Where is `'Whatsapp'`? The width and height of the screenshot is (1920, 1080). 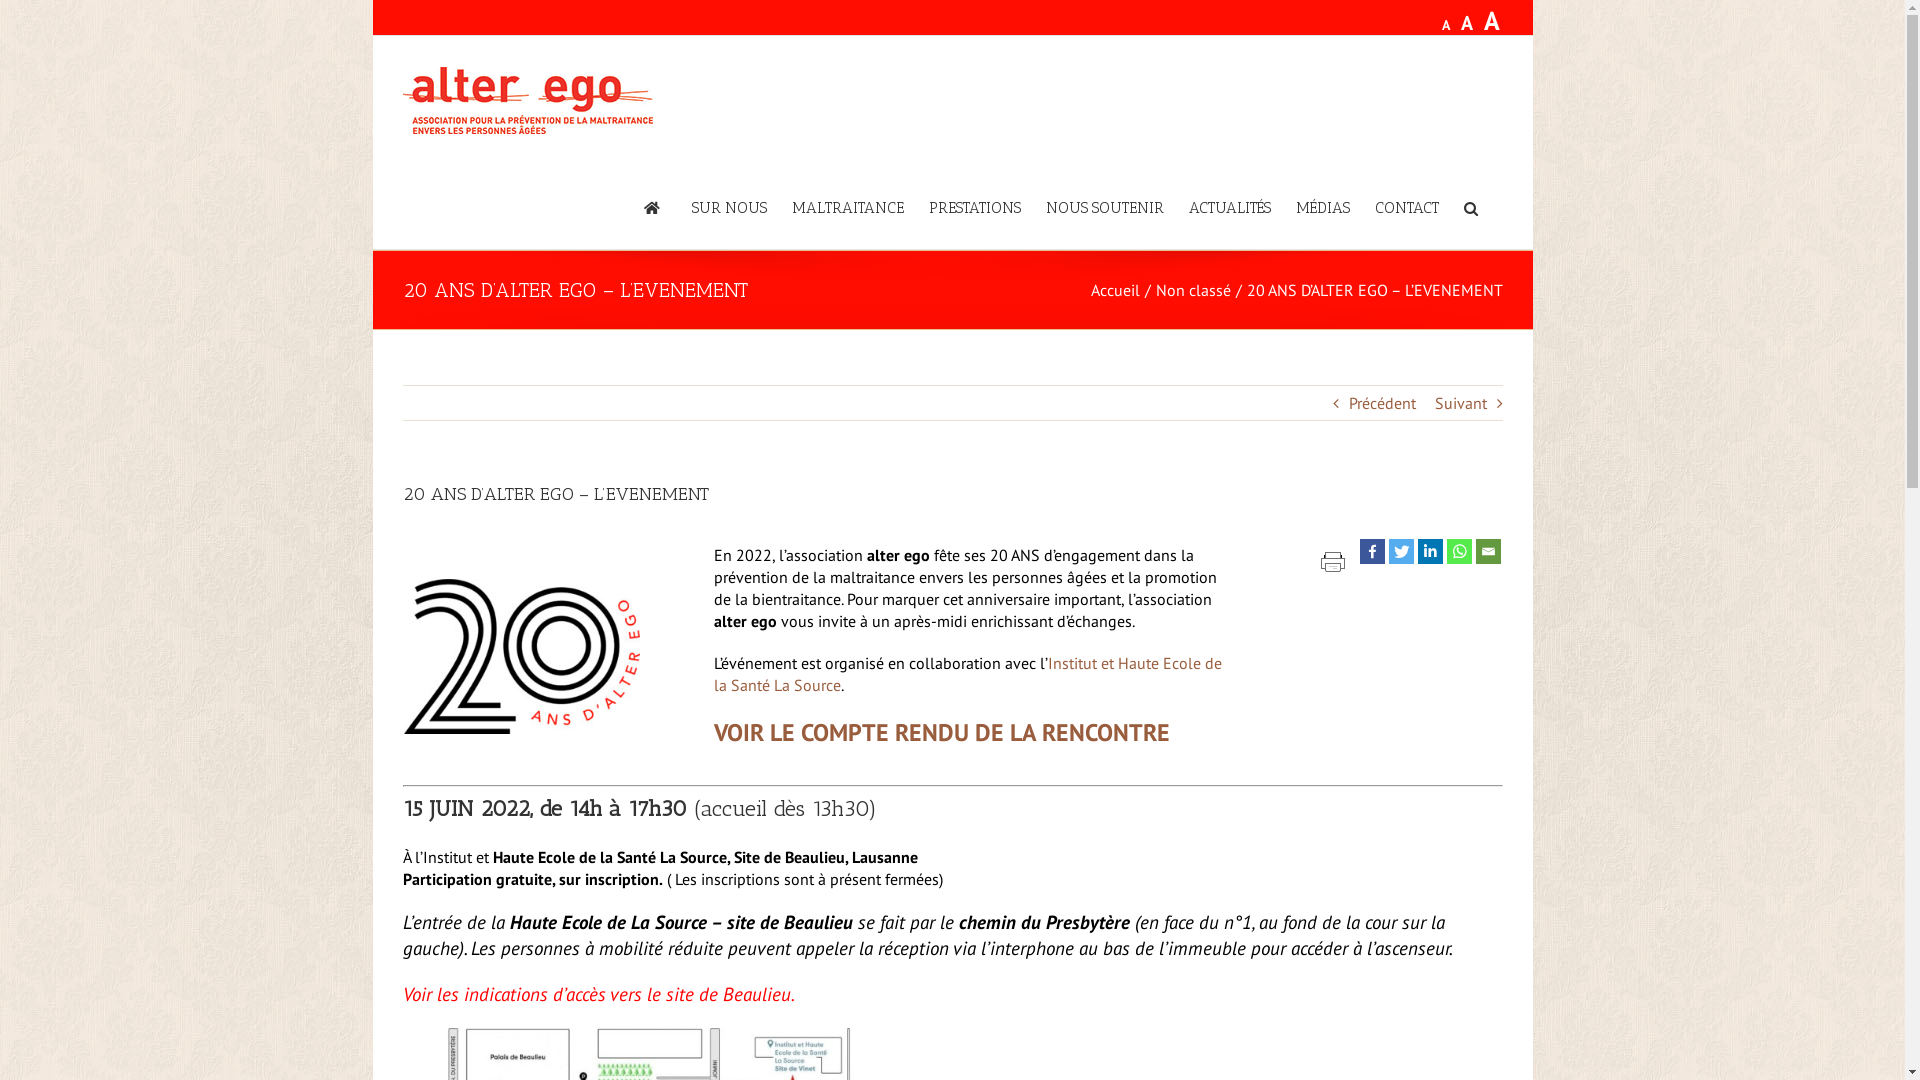
'Whatsapp' is located at coordinates (1458, 551).